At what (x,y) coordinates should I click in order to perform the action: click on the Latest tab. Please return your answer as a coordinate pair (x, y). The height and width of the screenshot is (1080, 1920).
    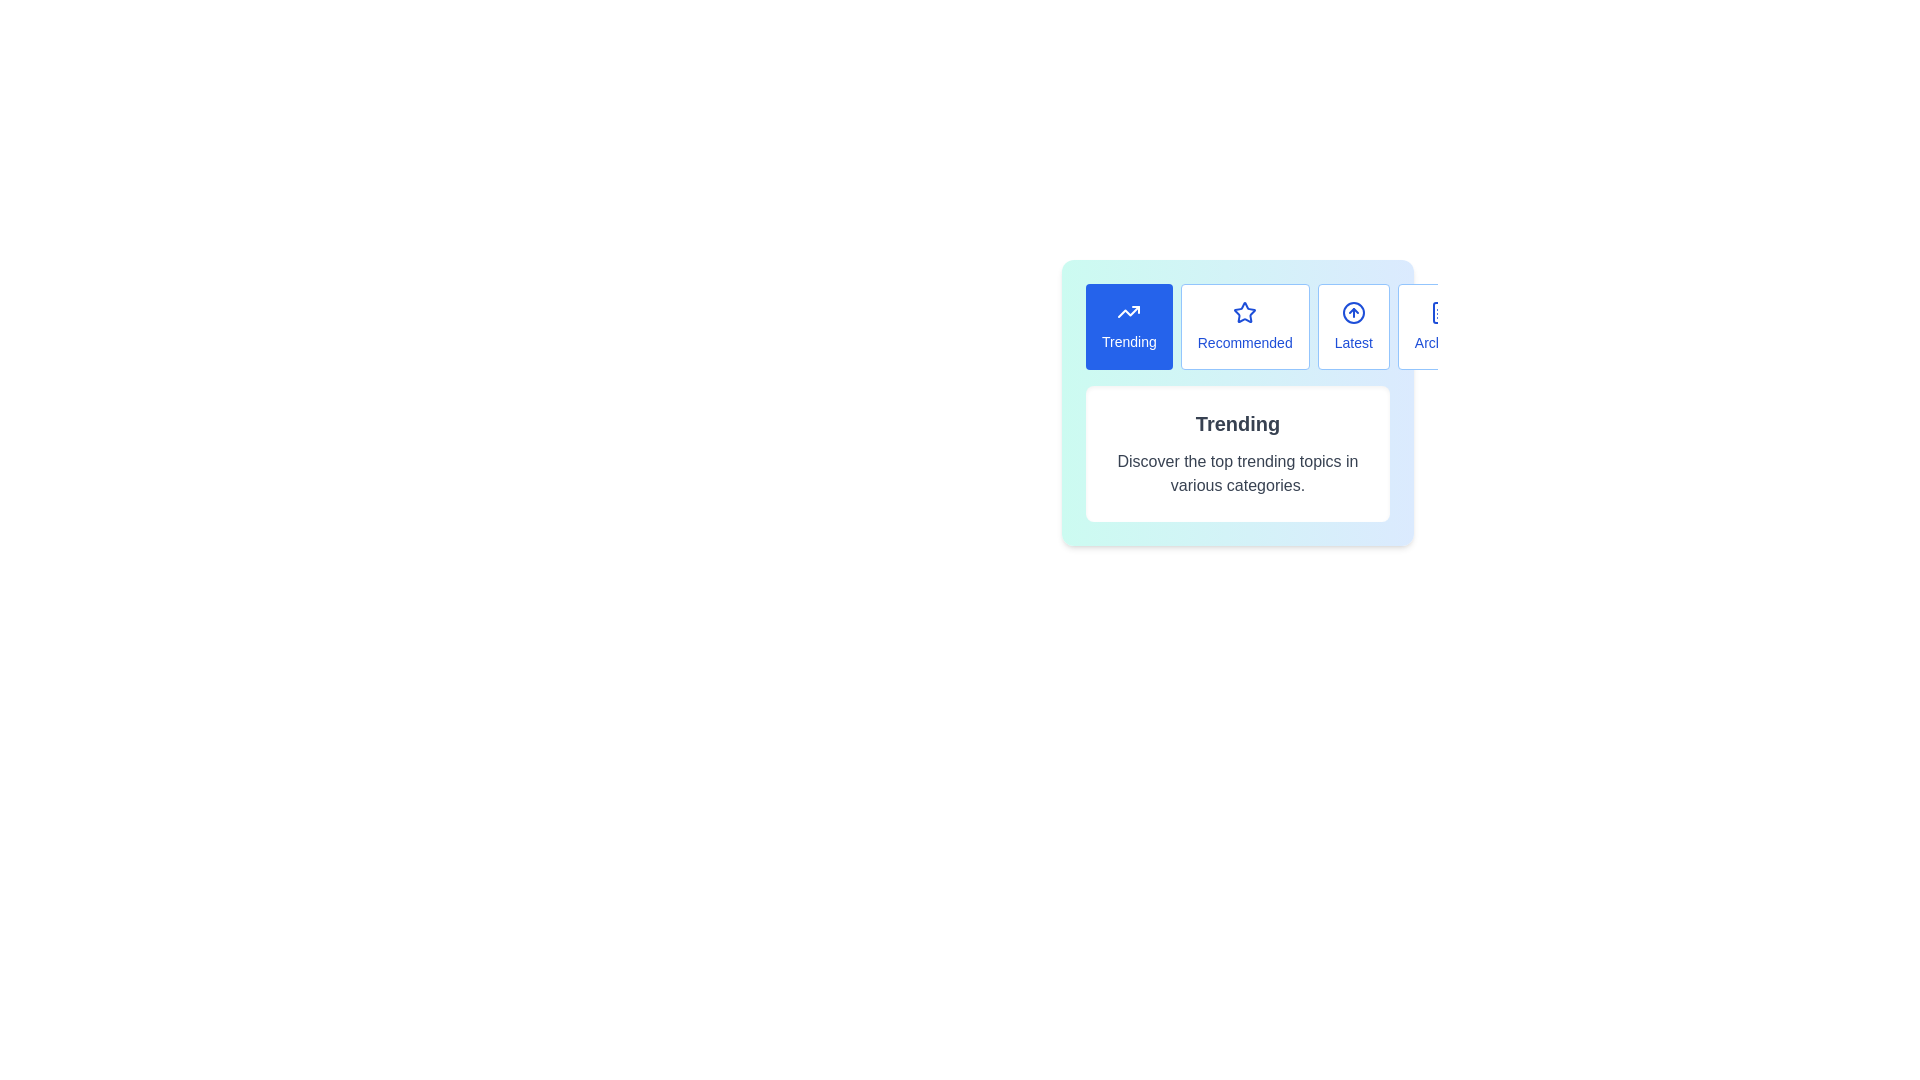
    Looking at the image, I should click on (1353, 326).